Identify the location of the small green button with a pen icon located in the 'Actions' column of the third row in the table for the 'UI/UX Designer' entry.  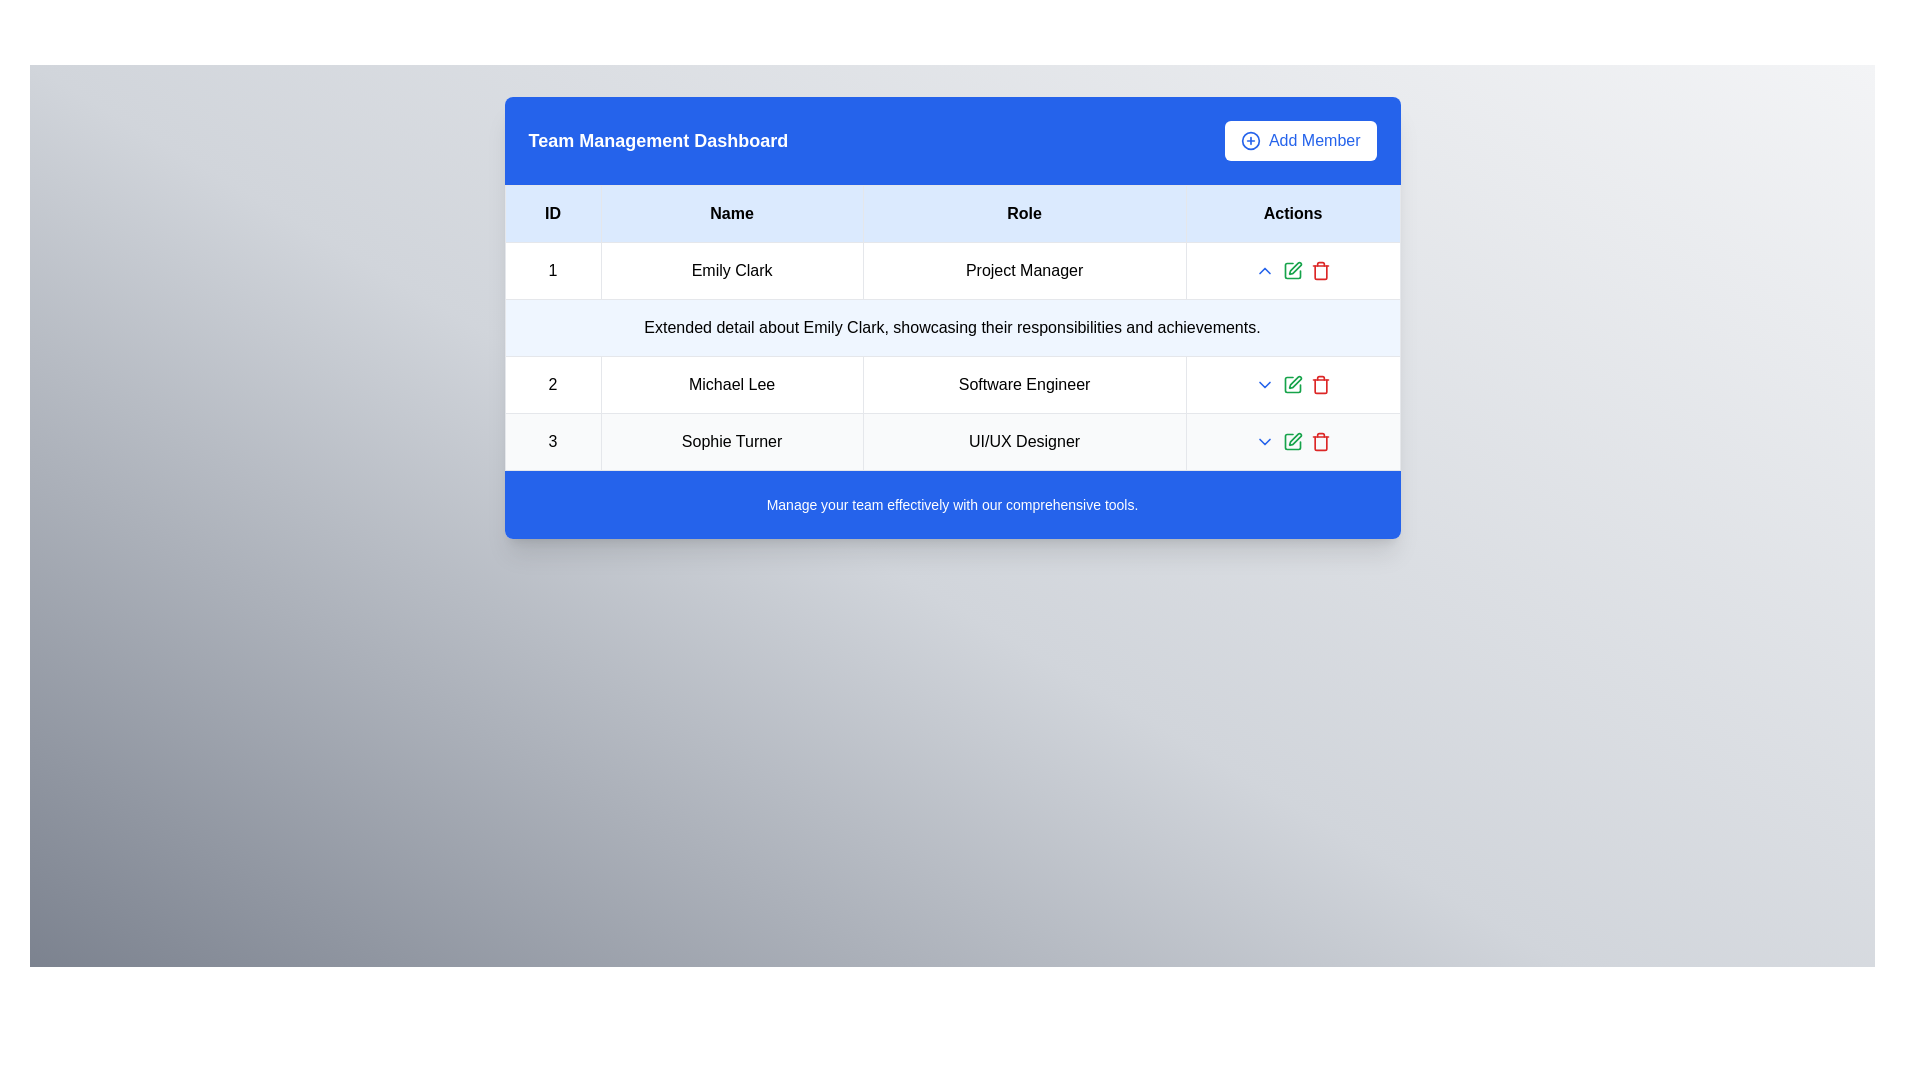
(1293, 441).